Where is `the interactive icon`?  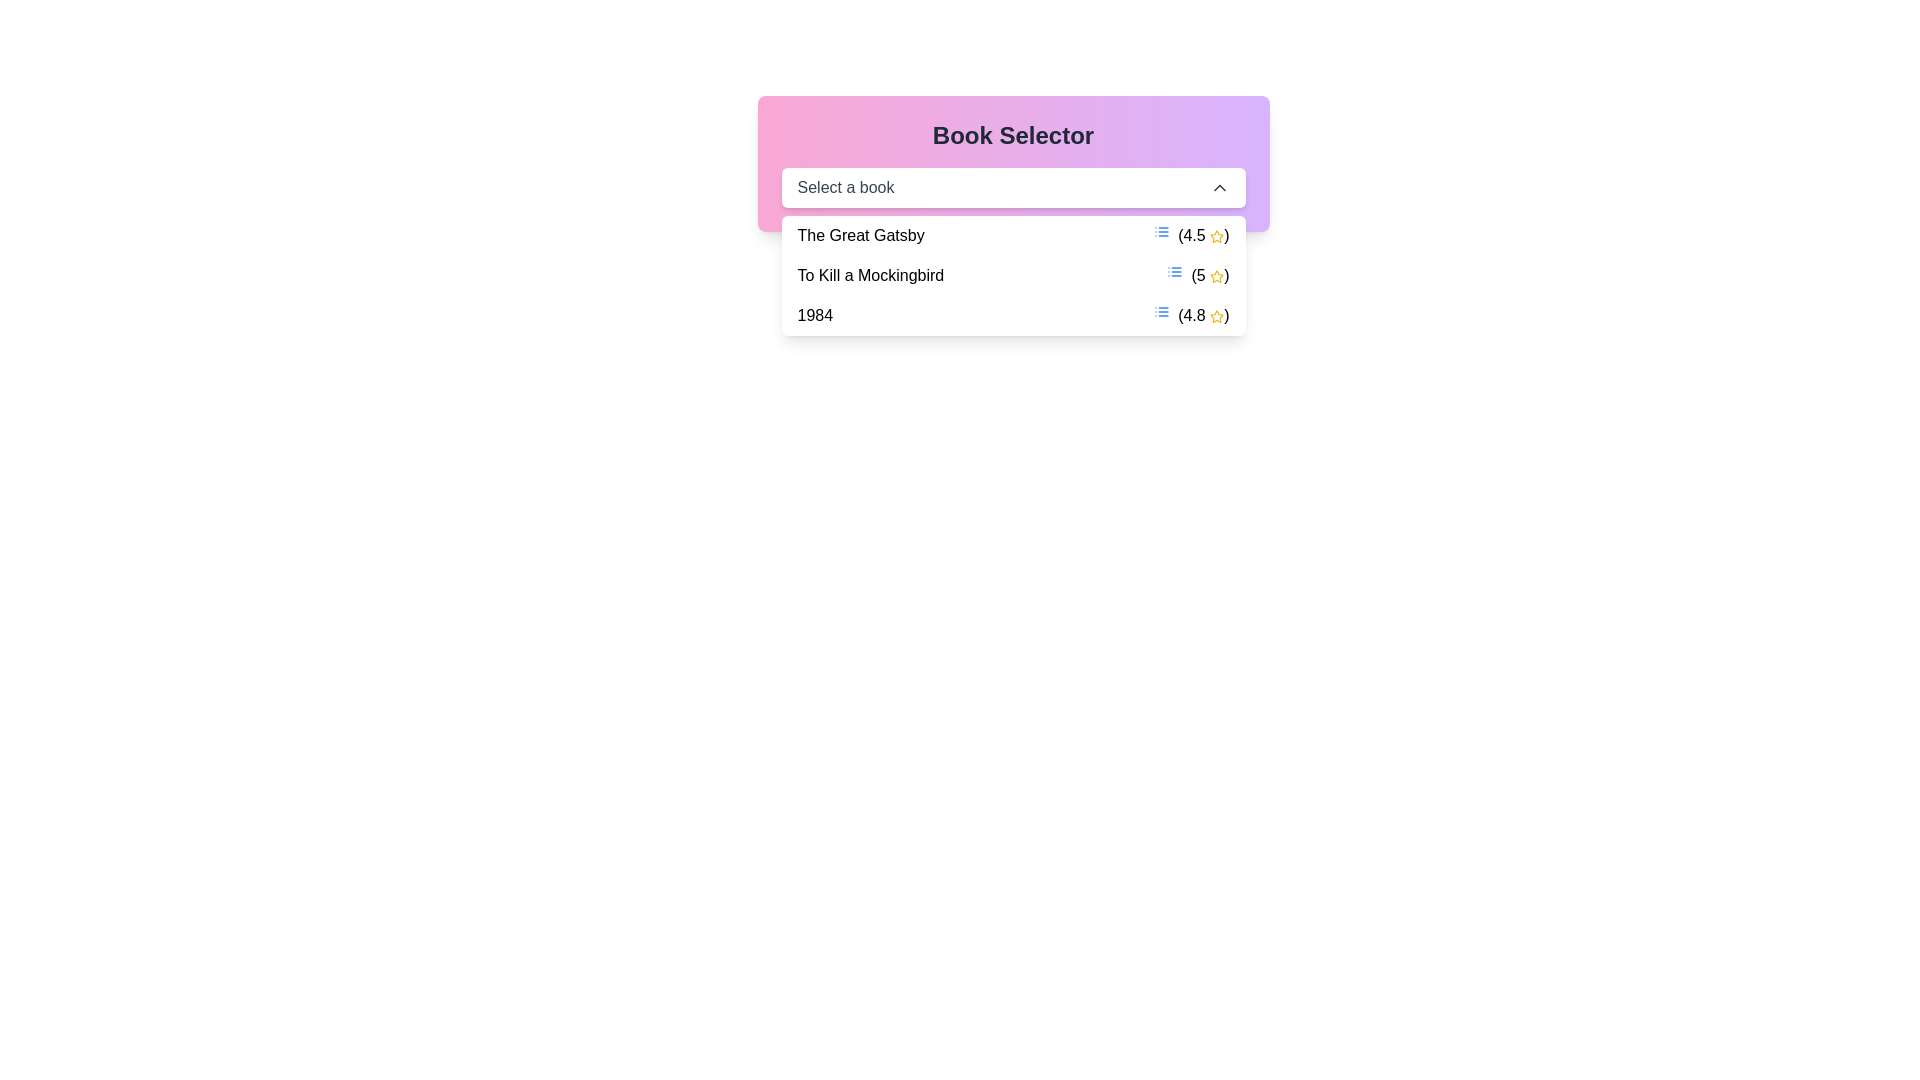 the interactive icon is located at coordinates (1162, 230).